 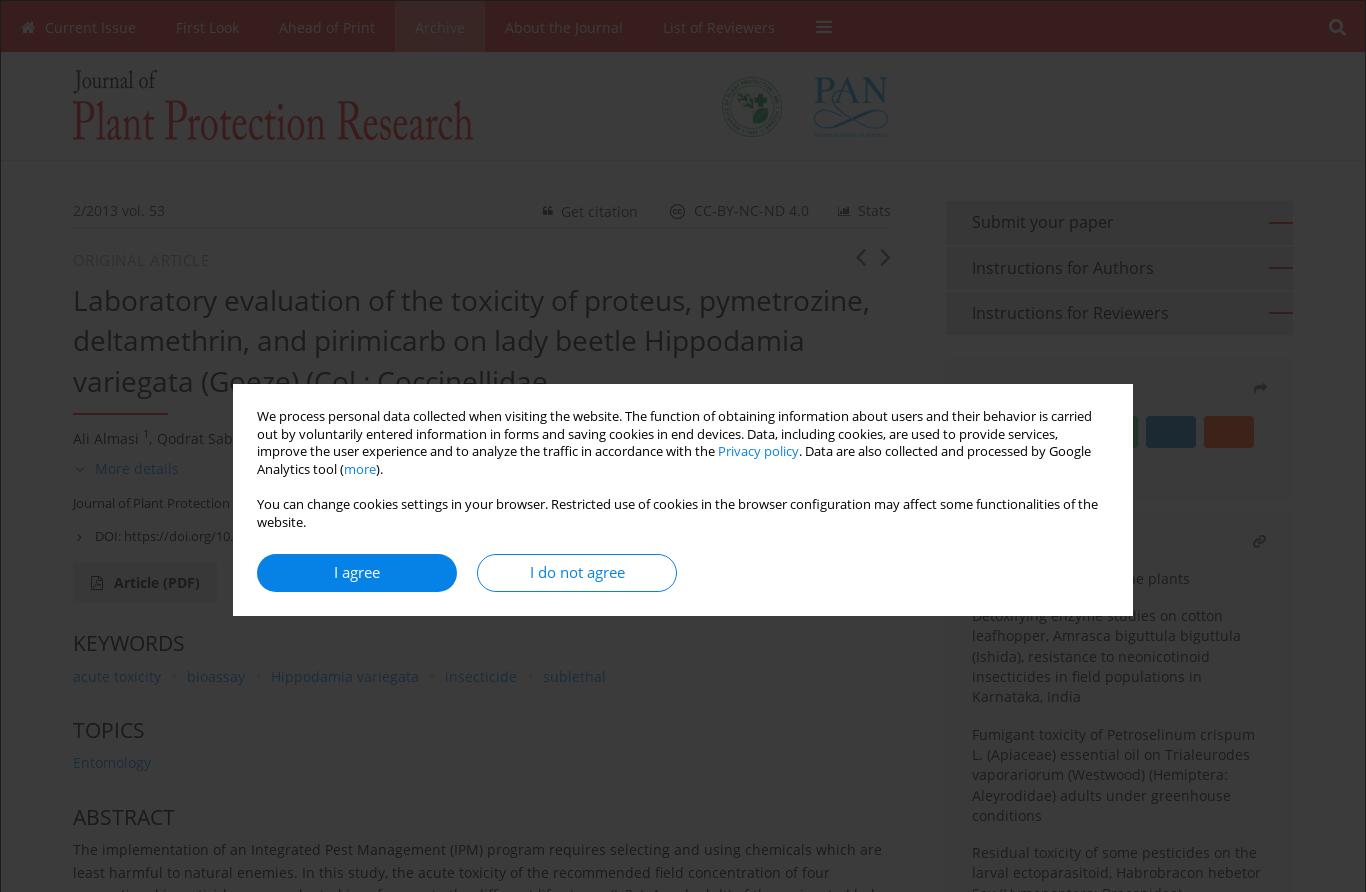 I want to click on 'Ardavan  Mardani', so click(x=426, y=436).